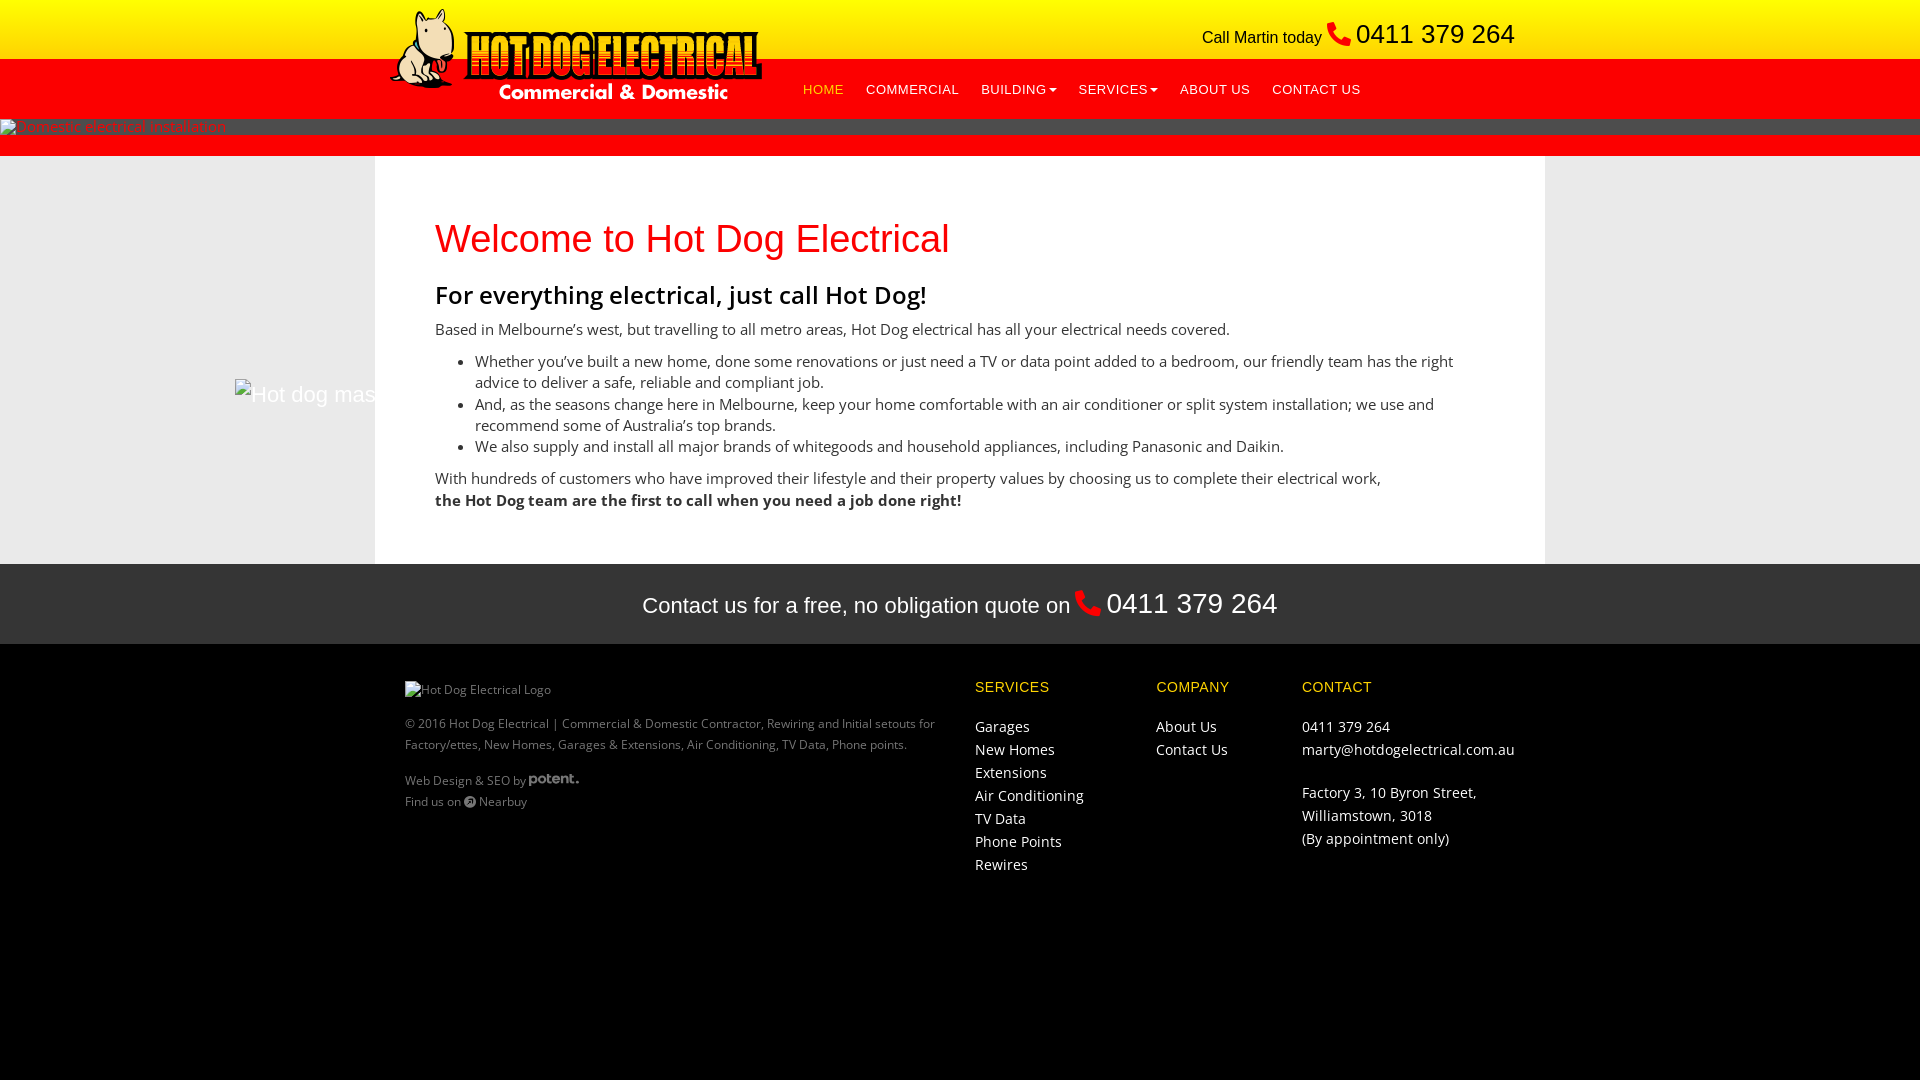 This screenshot has height=1080, width=1920. Describe the element at coordinates (1002, 726) in the screenshot. I see `'Garages'` at that location.